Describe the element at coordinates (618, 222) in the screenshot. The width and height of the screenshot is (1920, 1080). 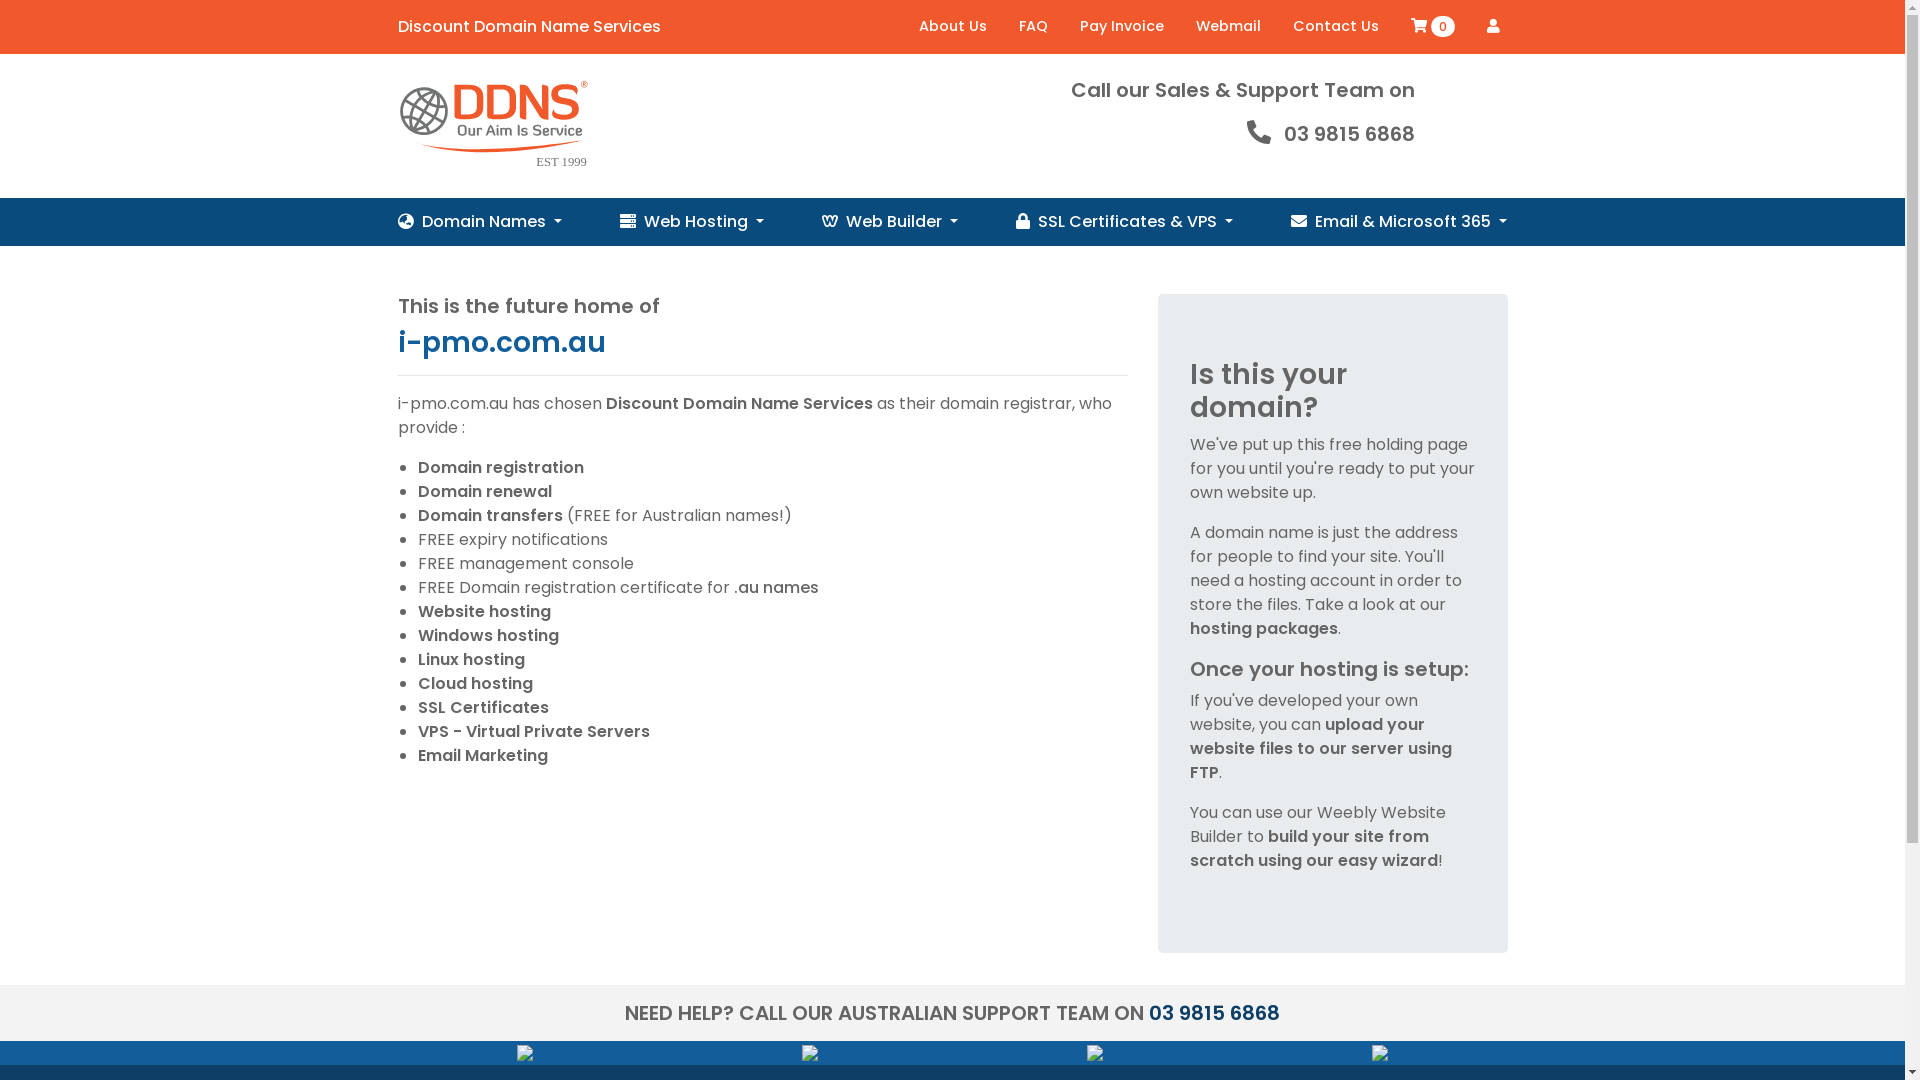
I see `'Web Hosting'` at that location.